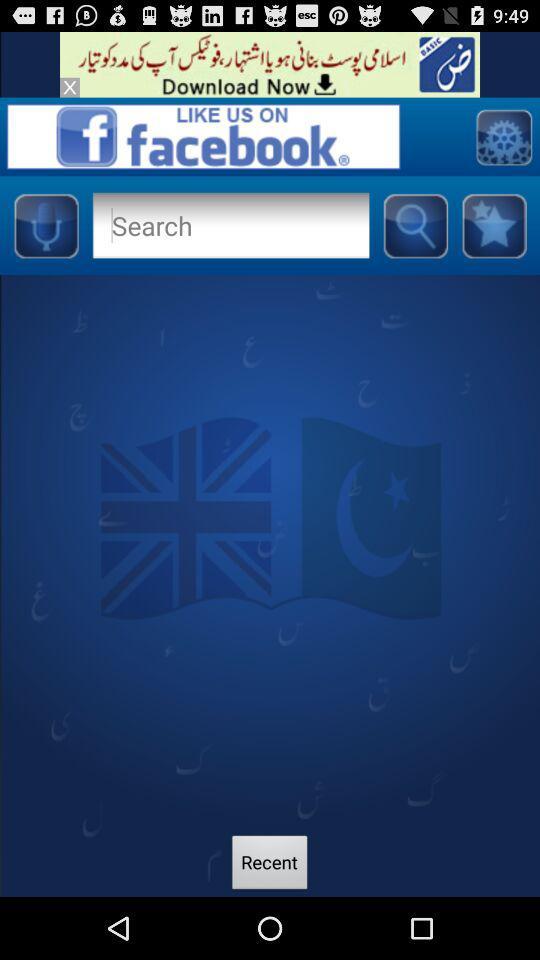 The image size is (540, 960). What do you see at coordinates (68, 87) in the screenshot?
I see `advertisement banner` at bounding box center [68, 87].